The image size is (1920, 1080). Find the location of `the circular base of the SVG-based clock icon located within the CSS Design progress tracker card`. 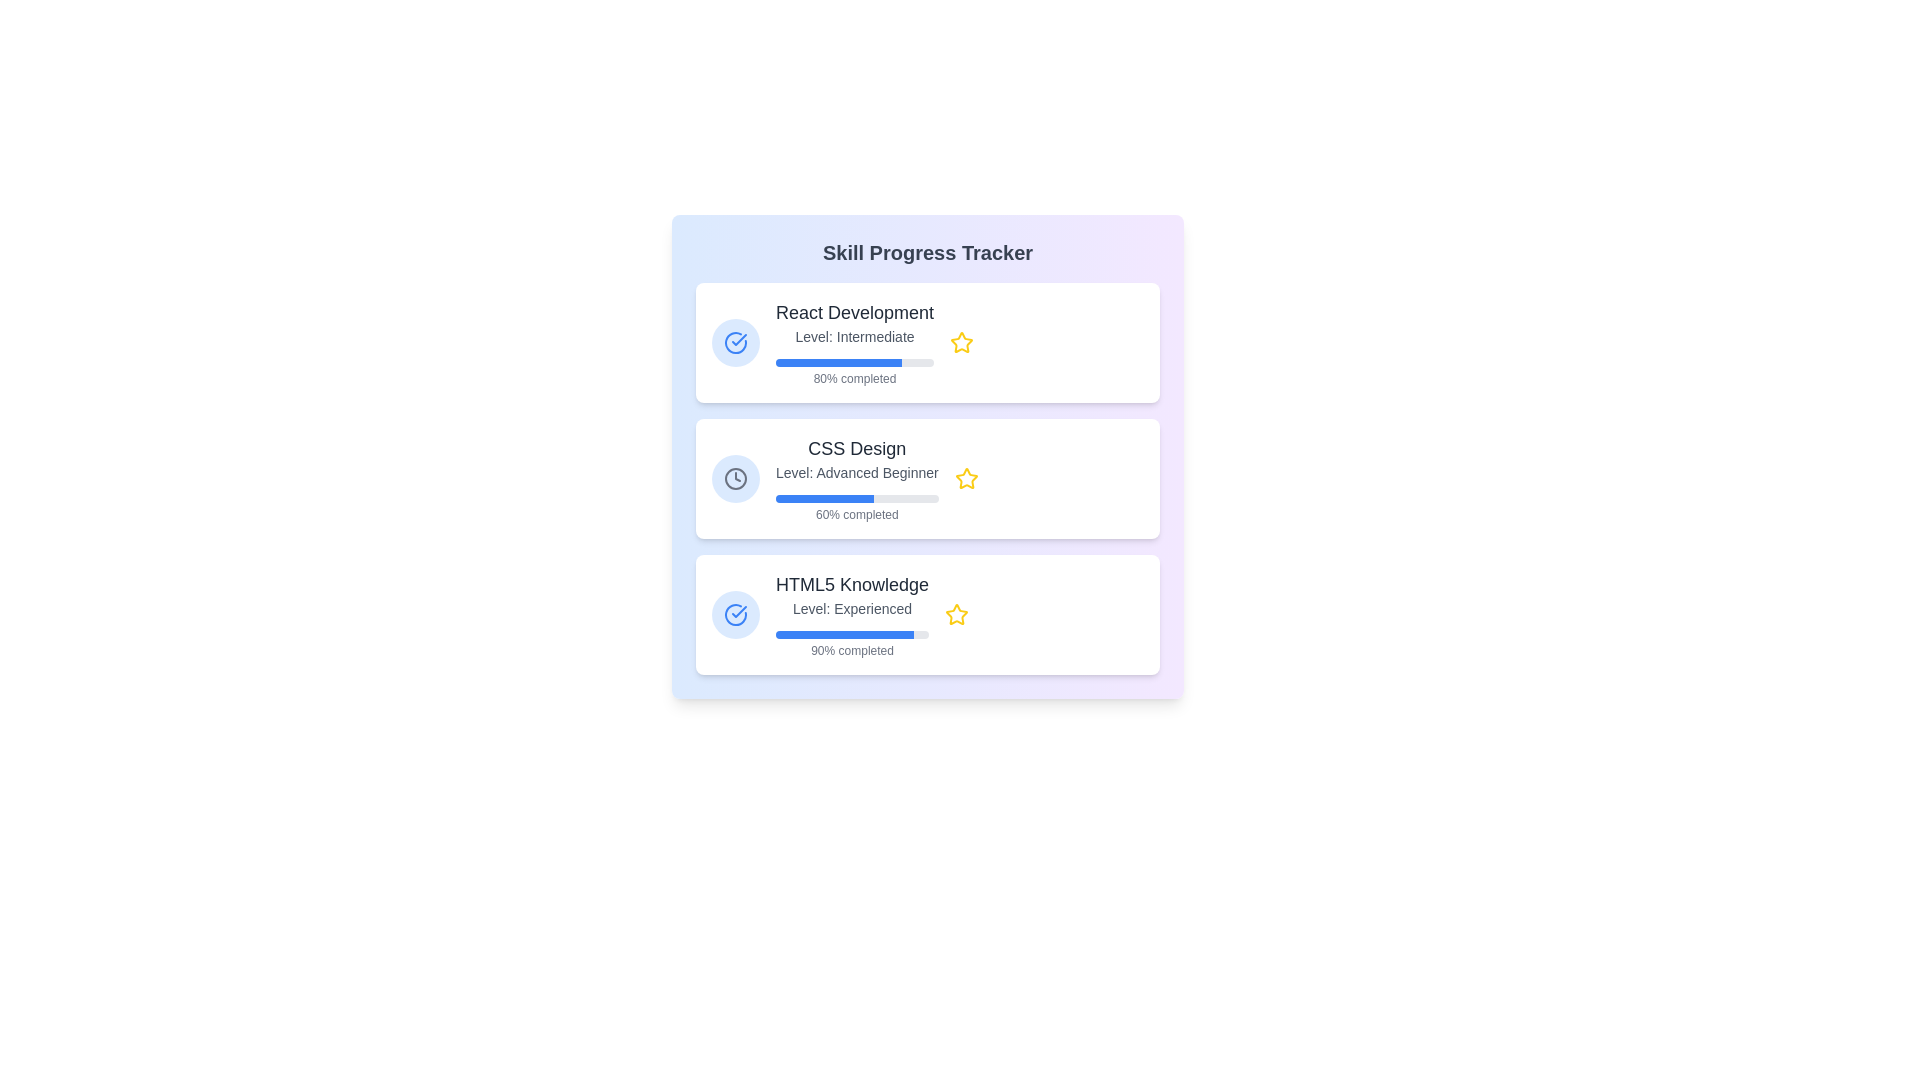

the circular base of the SVG-based clock icon located within the CSS Design progress tracker card is located at coordinates (734, 478).